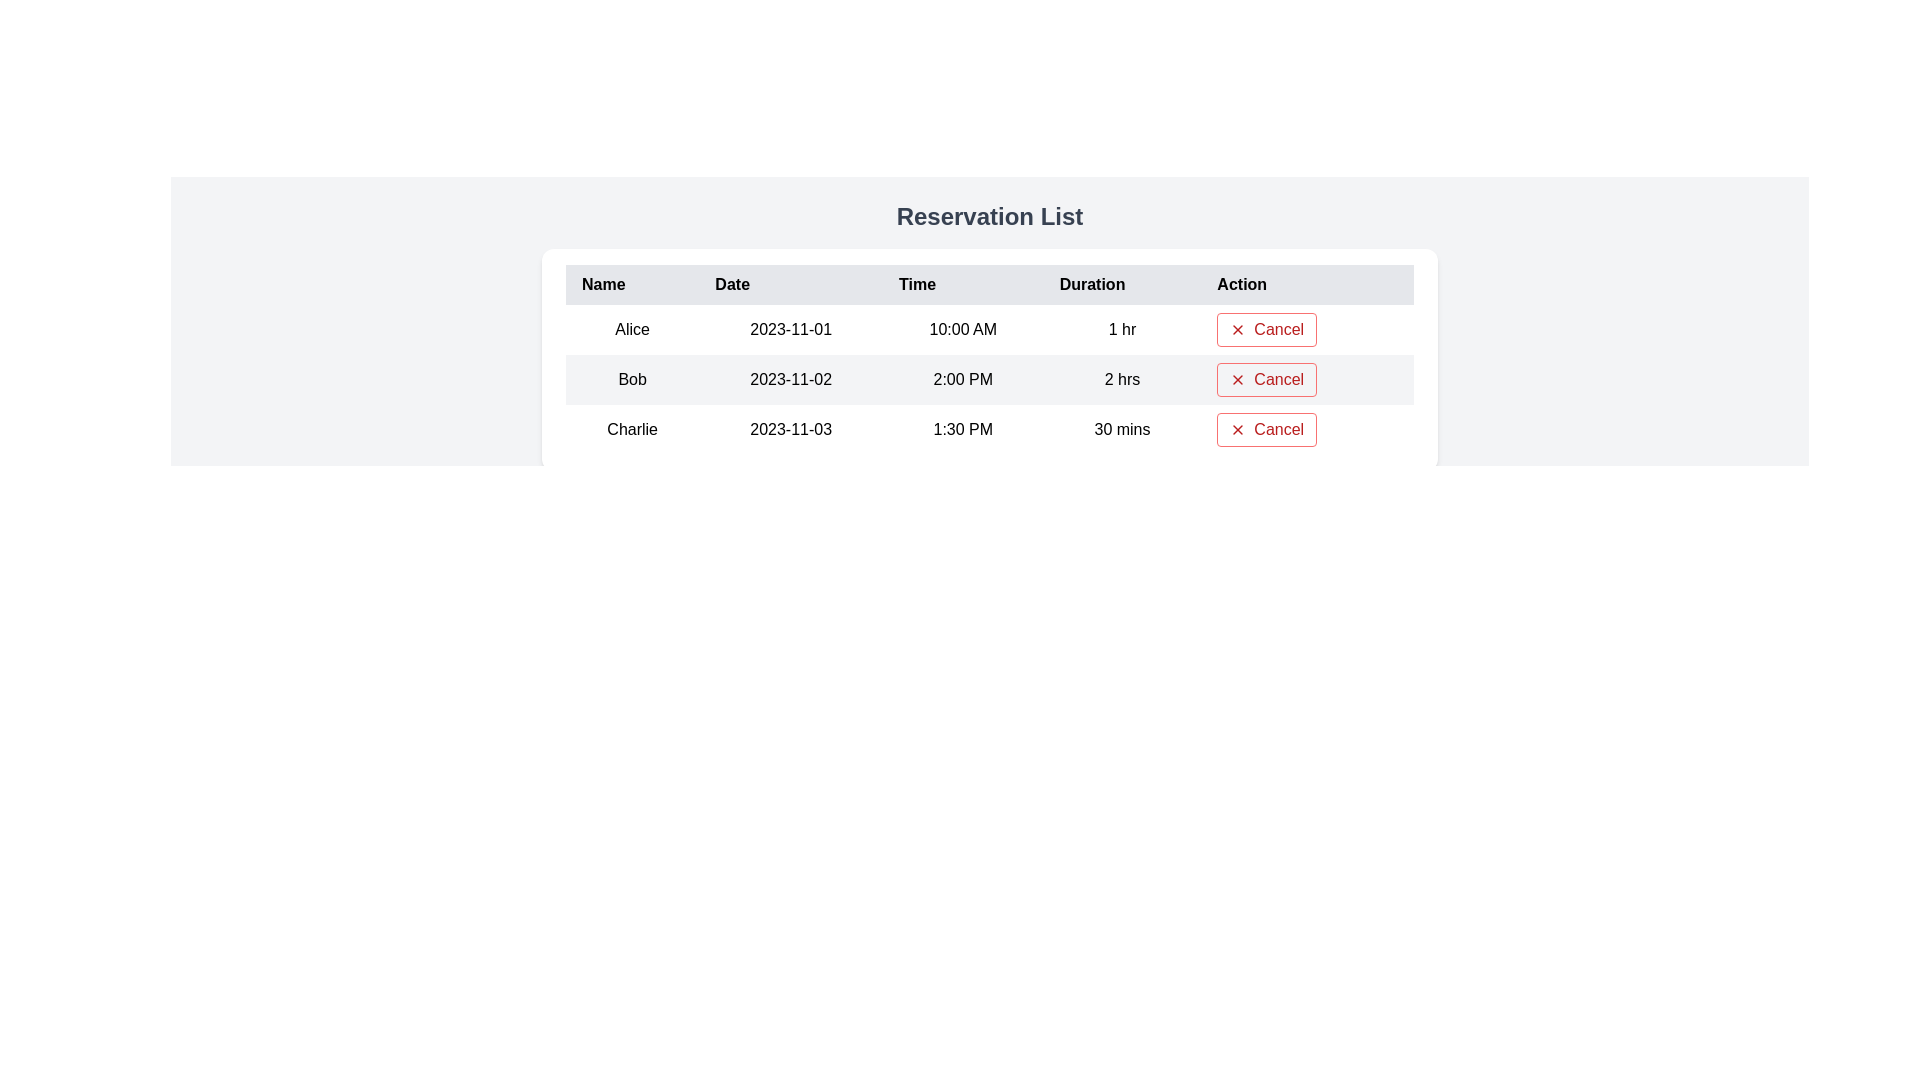 Image resolution: width=1920 pixels, height=1080 pixels. What do you see at coordinates (1307, 329) in the screenshot?
I see `the 'Cancel' button with a red border and text, located in the fifth column of the first row under the 'Action' header for 'Alice', to potentially reveal additional information or change its appearance` at bounding box center [1307, 329].